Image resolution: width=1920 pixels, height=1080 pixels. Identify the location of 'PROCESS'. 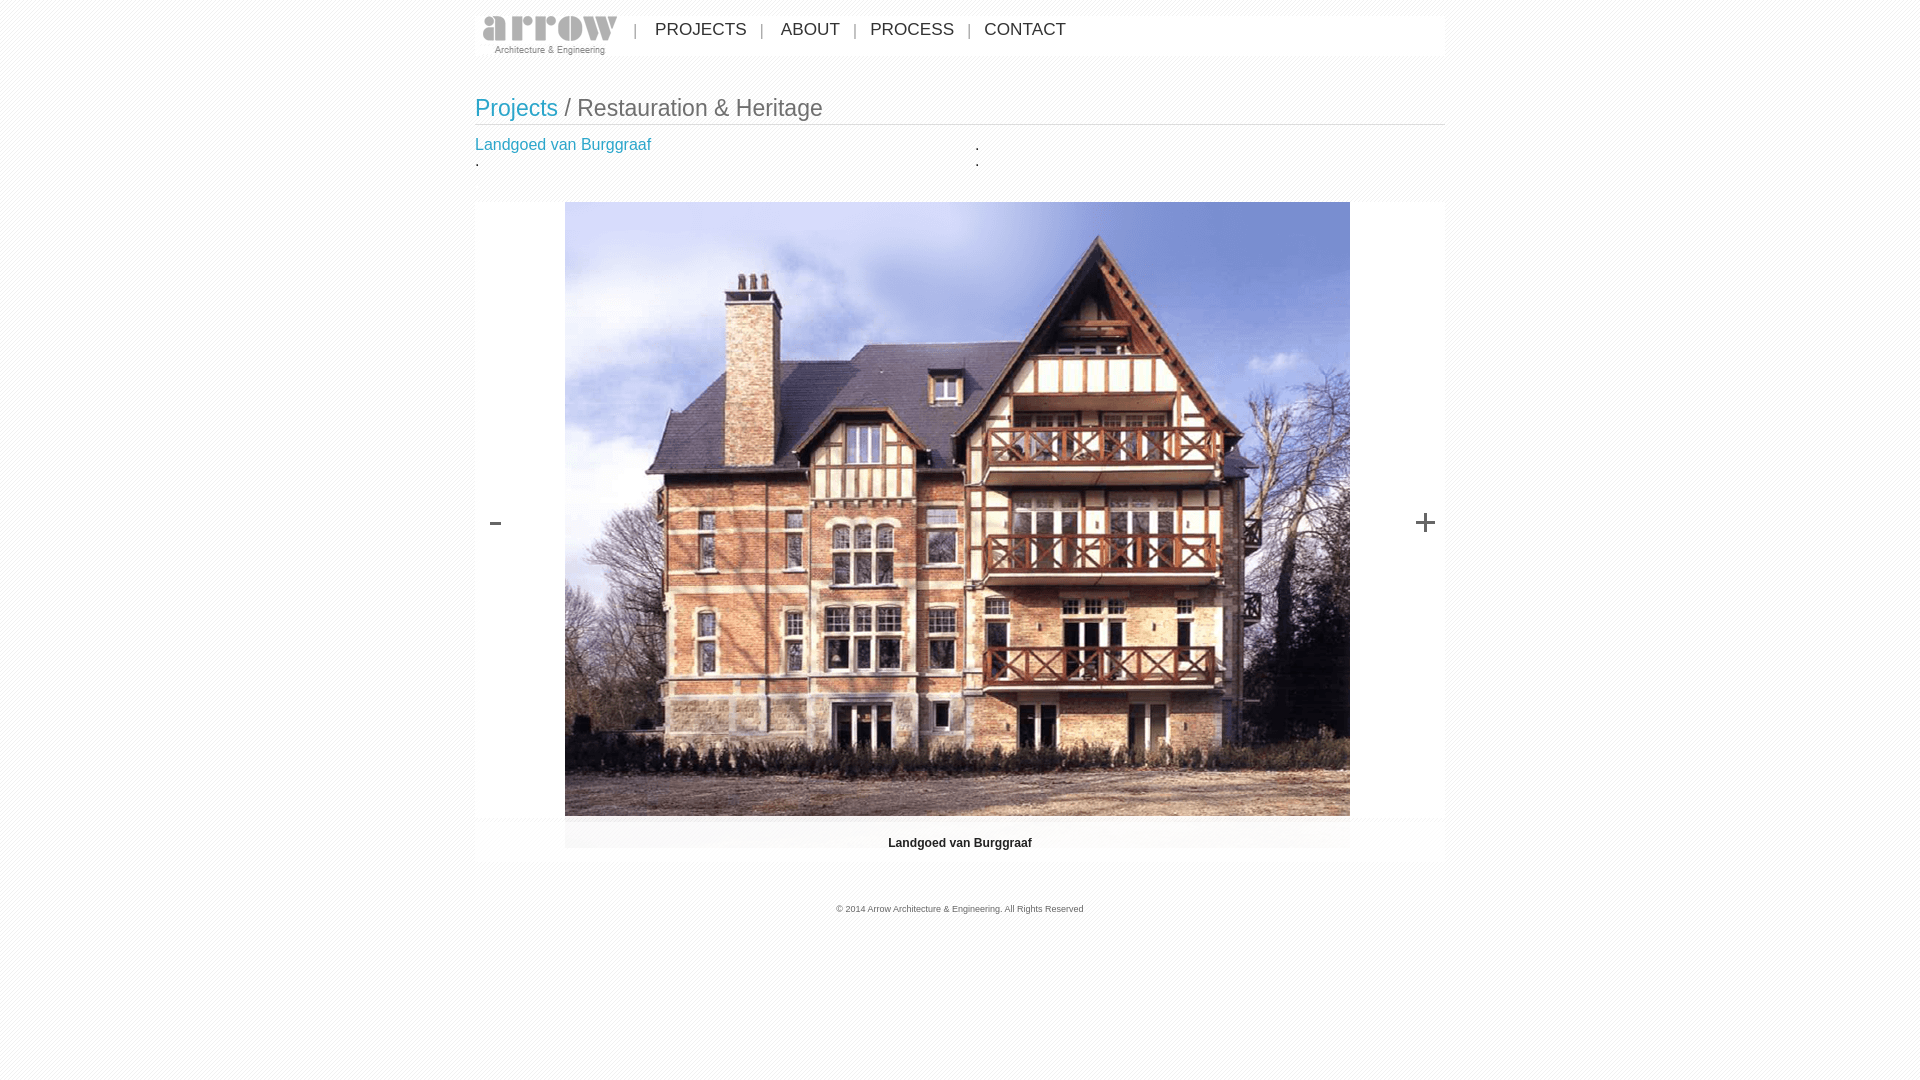
(911, 29).